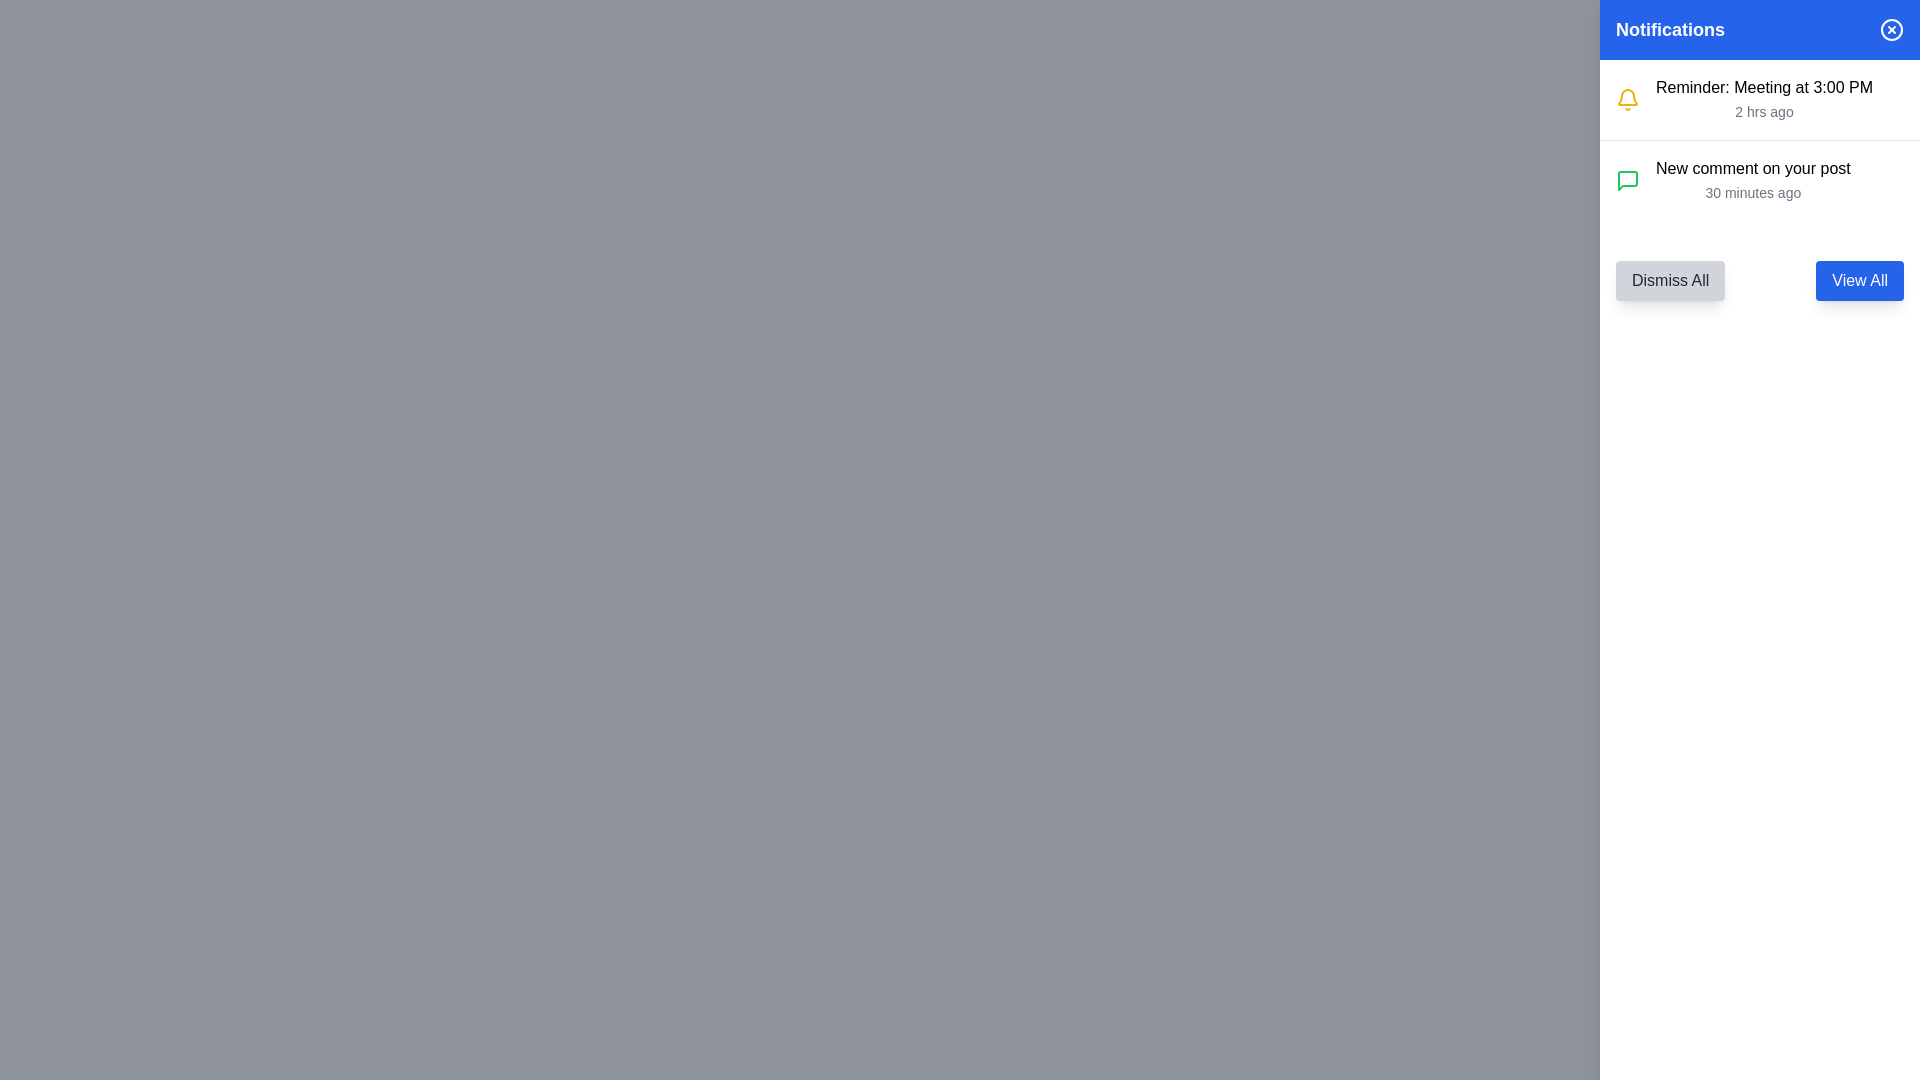 This screenshot has height=1080, width=1920. What do you see at coordinates (1890, 30) in the screenshot?
I see `the close button located in the top-right corner of the 'Notifications' header to observe any hover effects` at bounding box center [1890, 30].